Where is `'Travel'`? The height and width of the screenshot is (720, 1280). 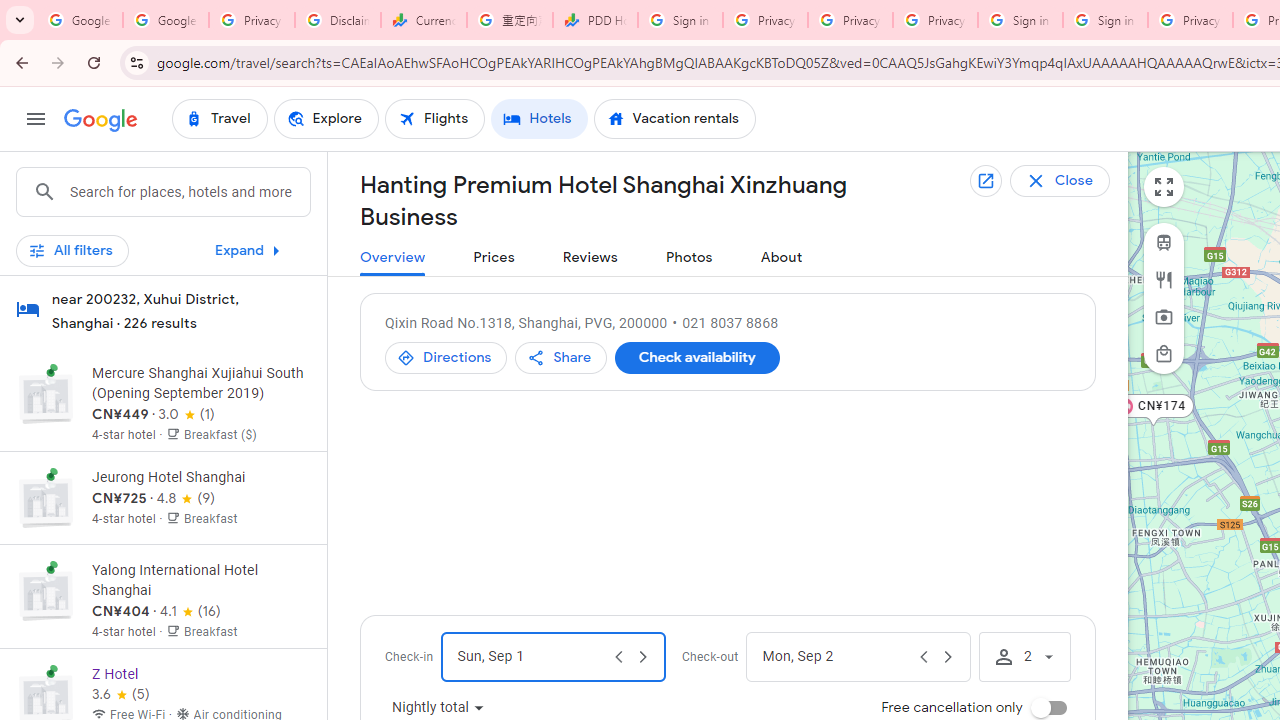
'Travel' is located at coordinates (219, 119).